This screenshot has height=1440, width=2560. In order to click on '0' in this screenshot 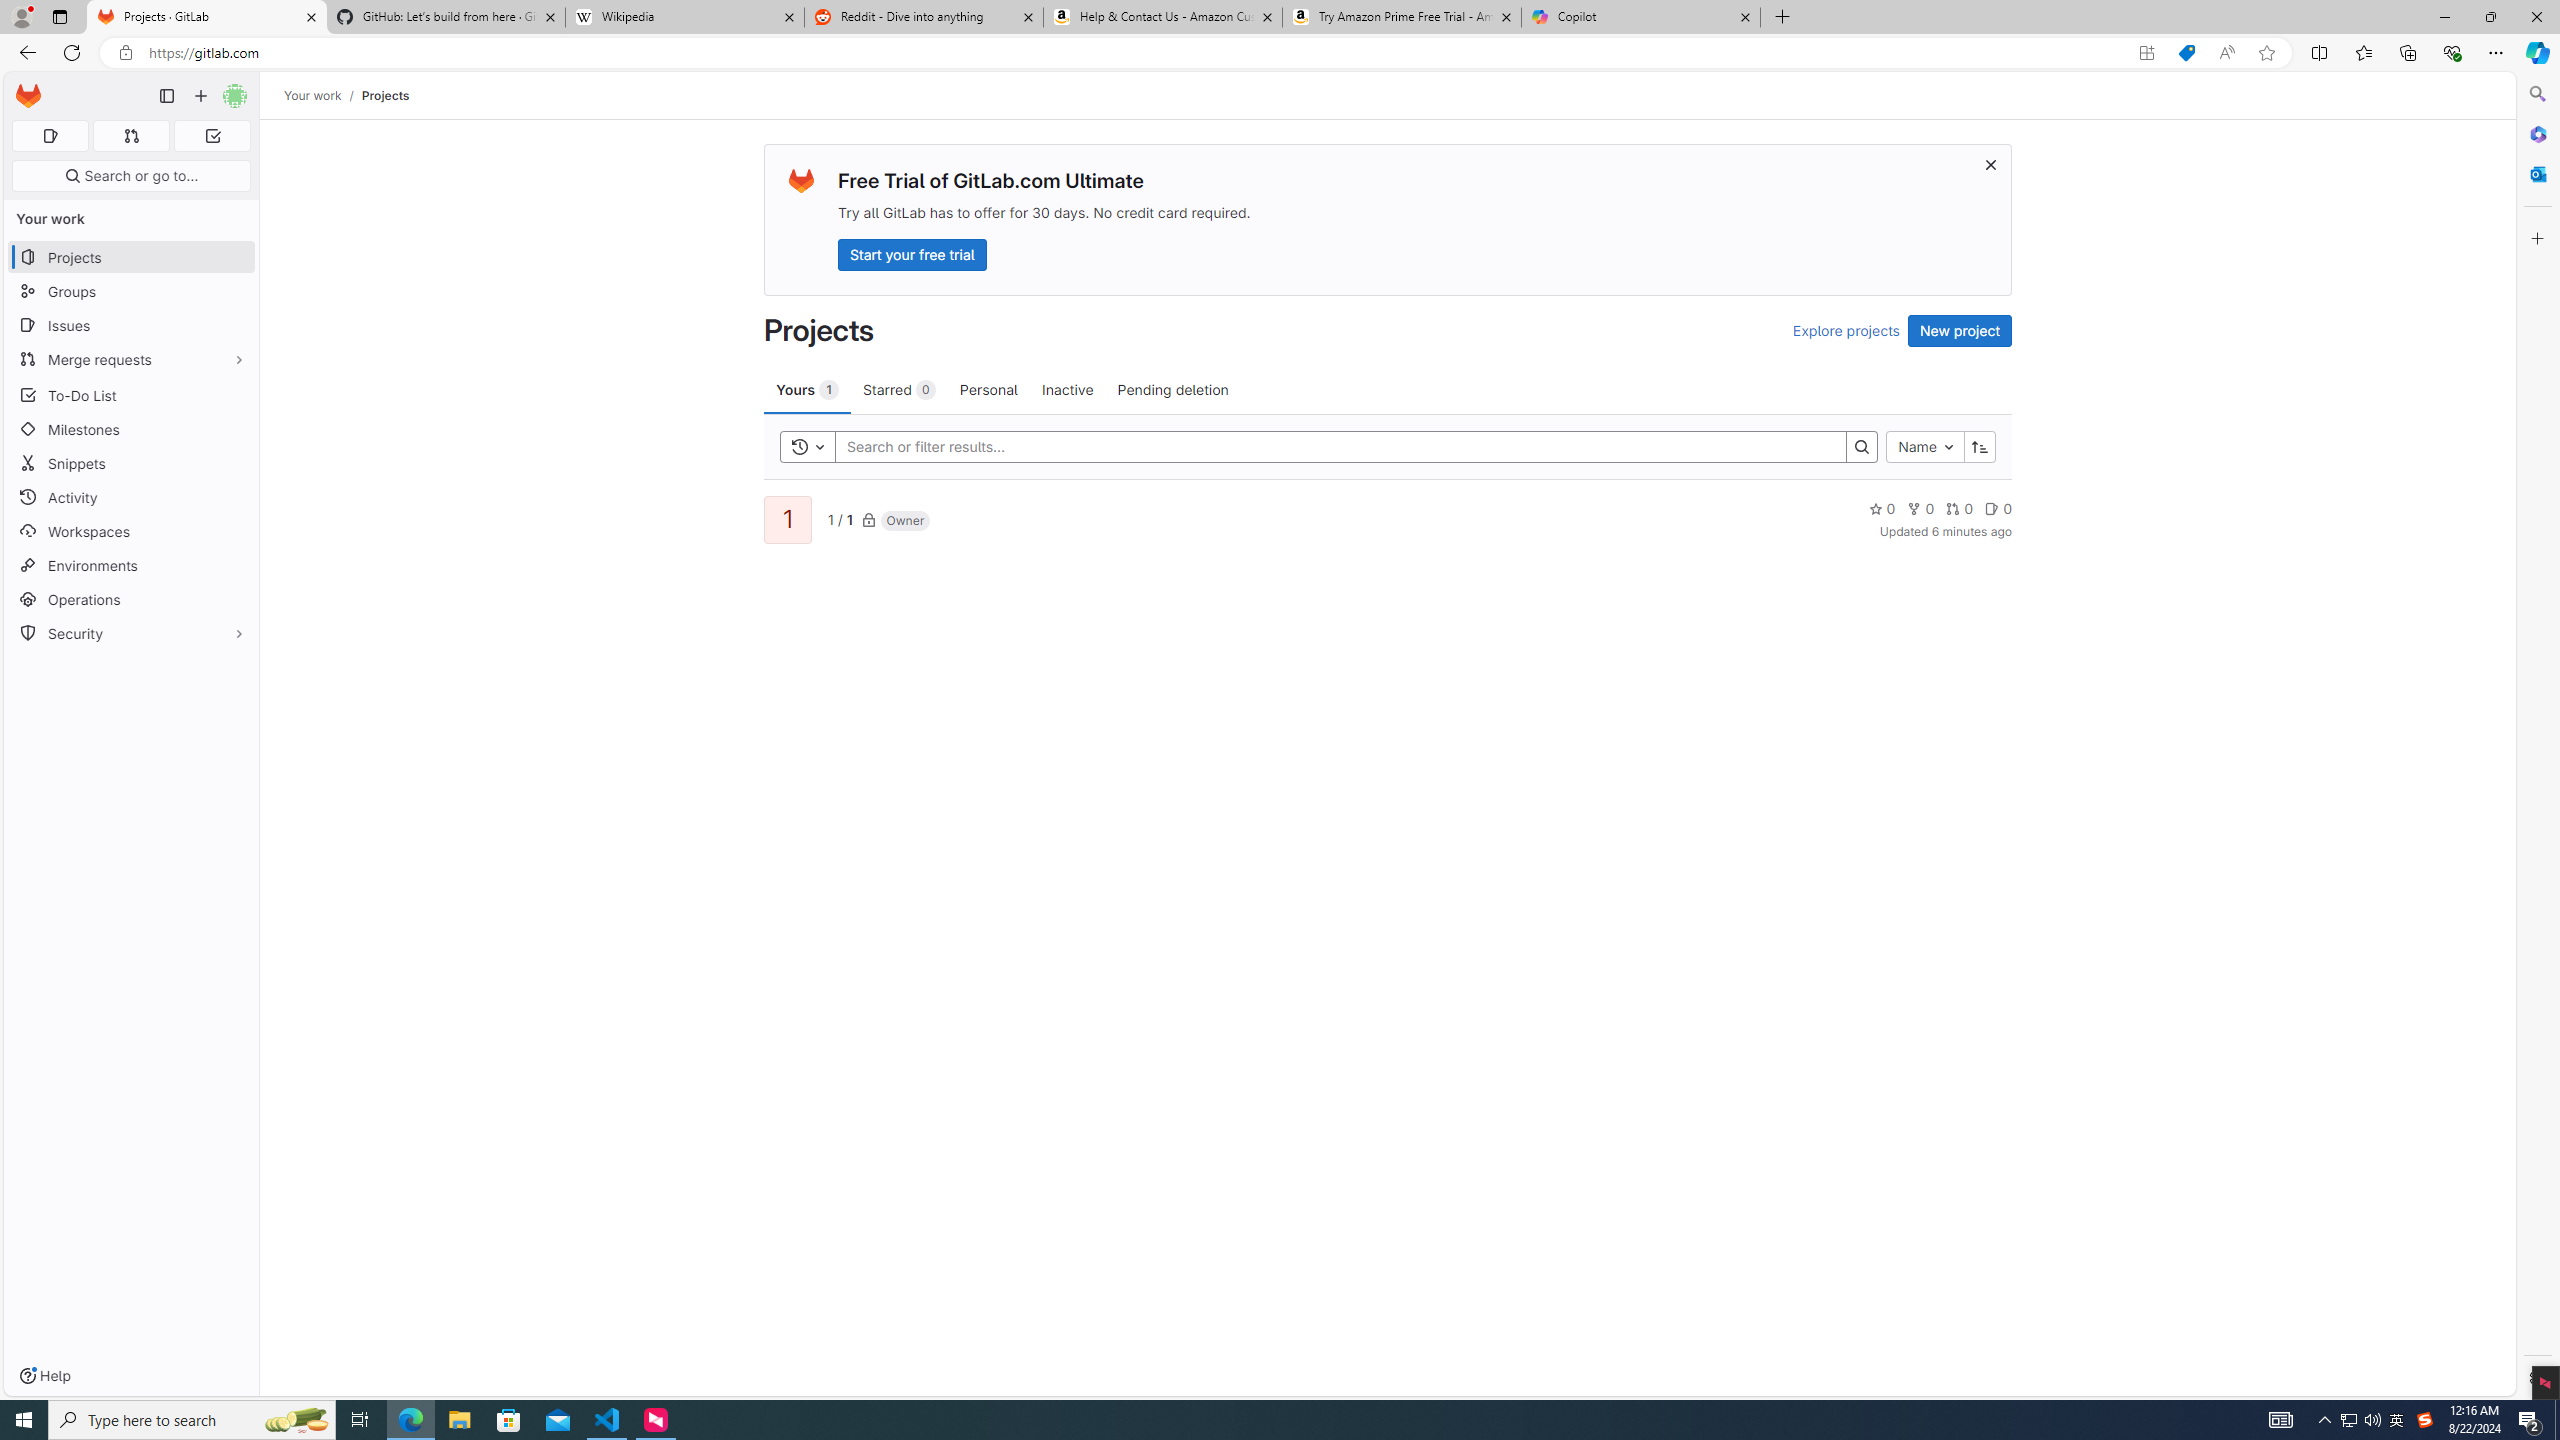, I will do `click(1997, 508)`.